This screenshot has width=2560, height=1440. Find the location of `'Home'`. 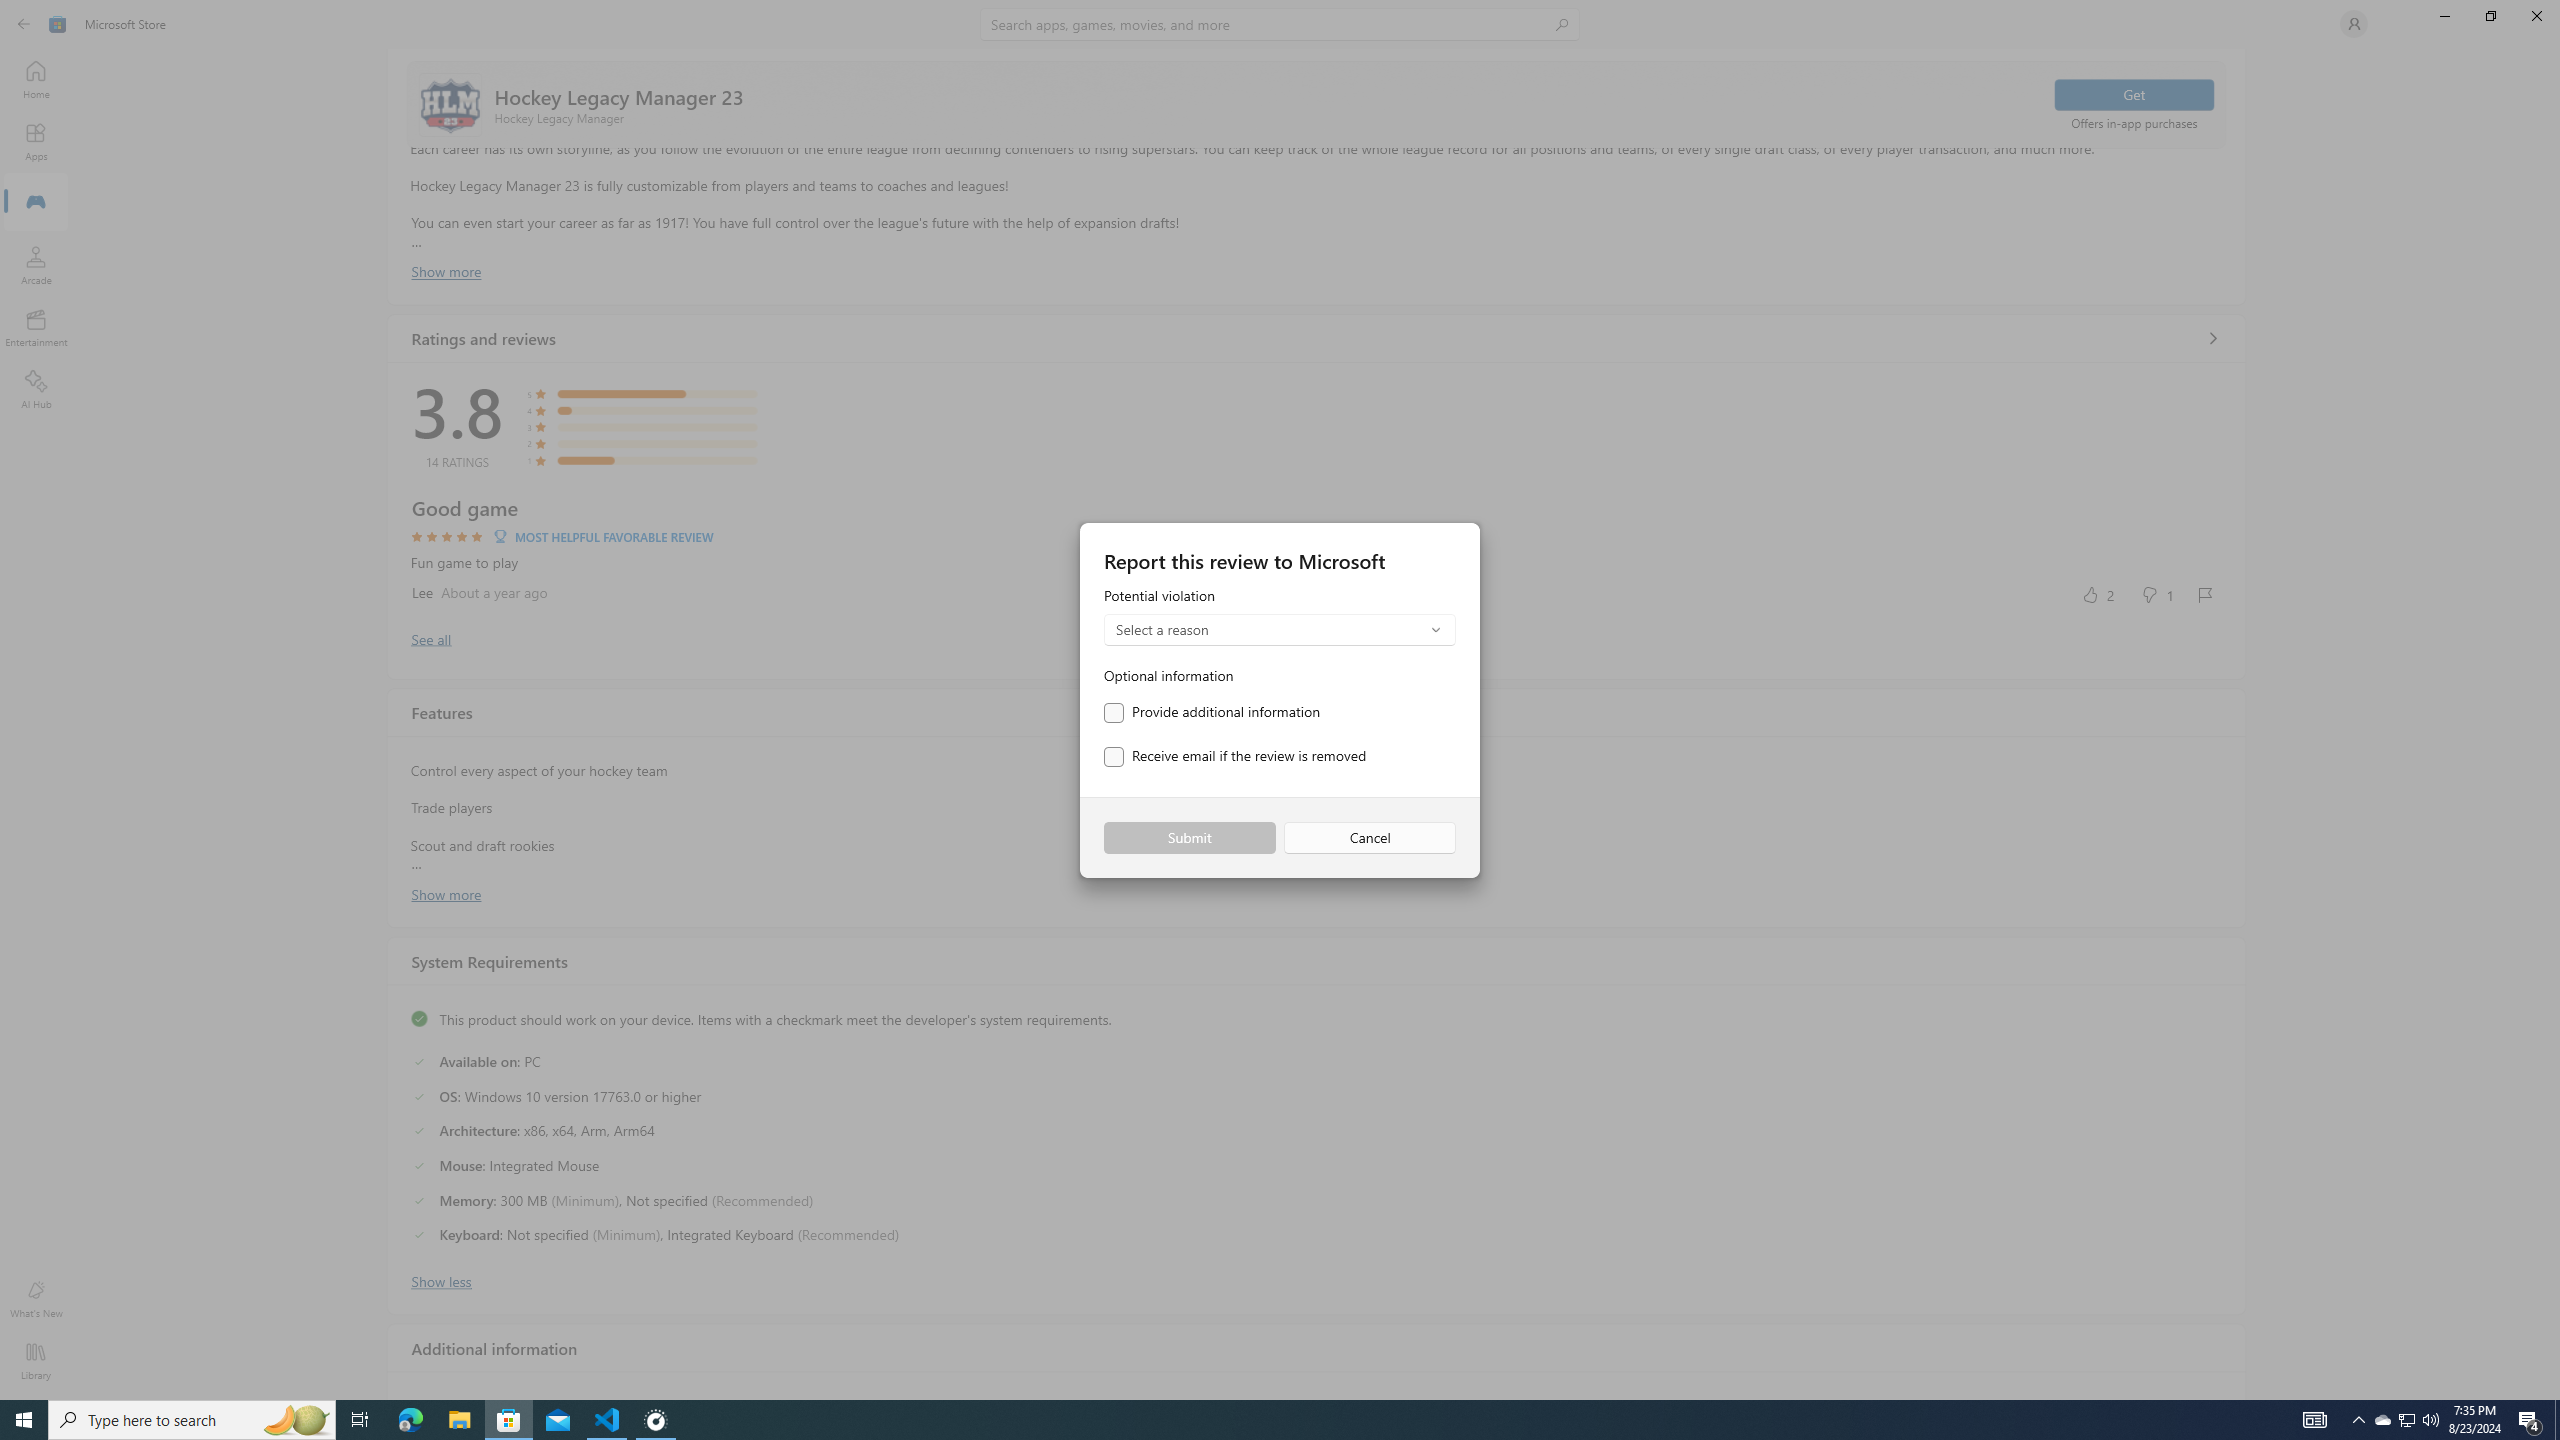

'Home' is located at coordinates (34, 78).